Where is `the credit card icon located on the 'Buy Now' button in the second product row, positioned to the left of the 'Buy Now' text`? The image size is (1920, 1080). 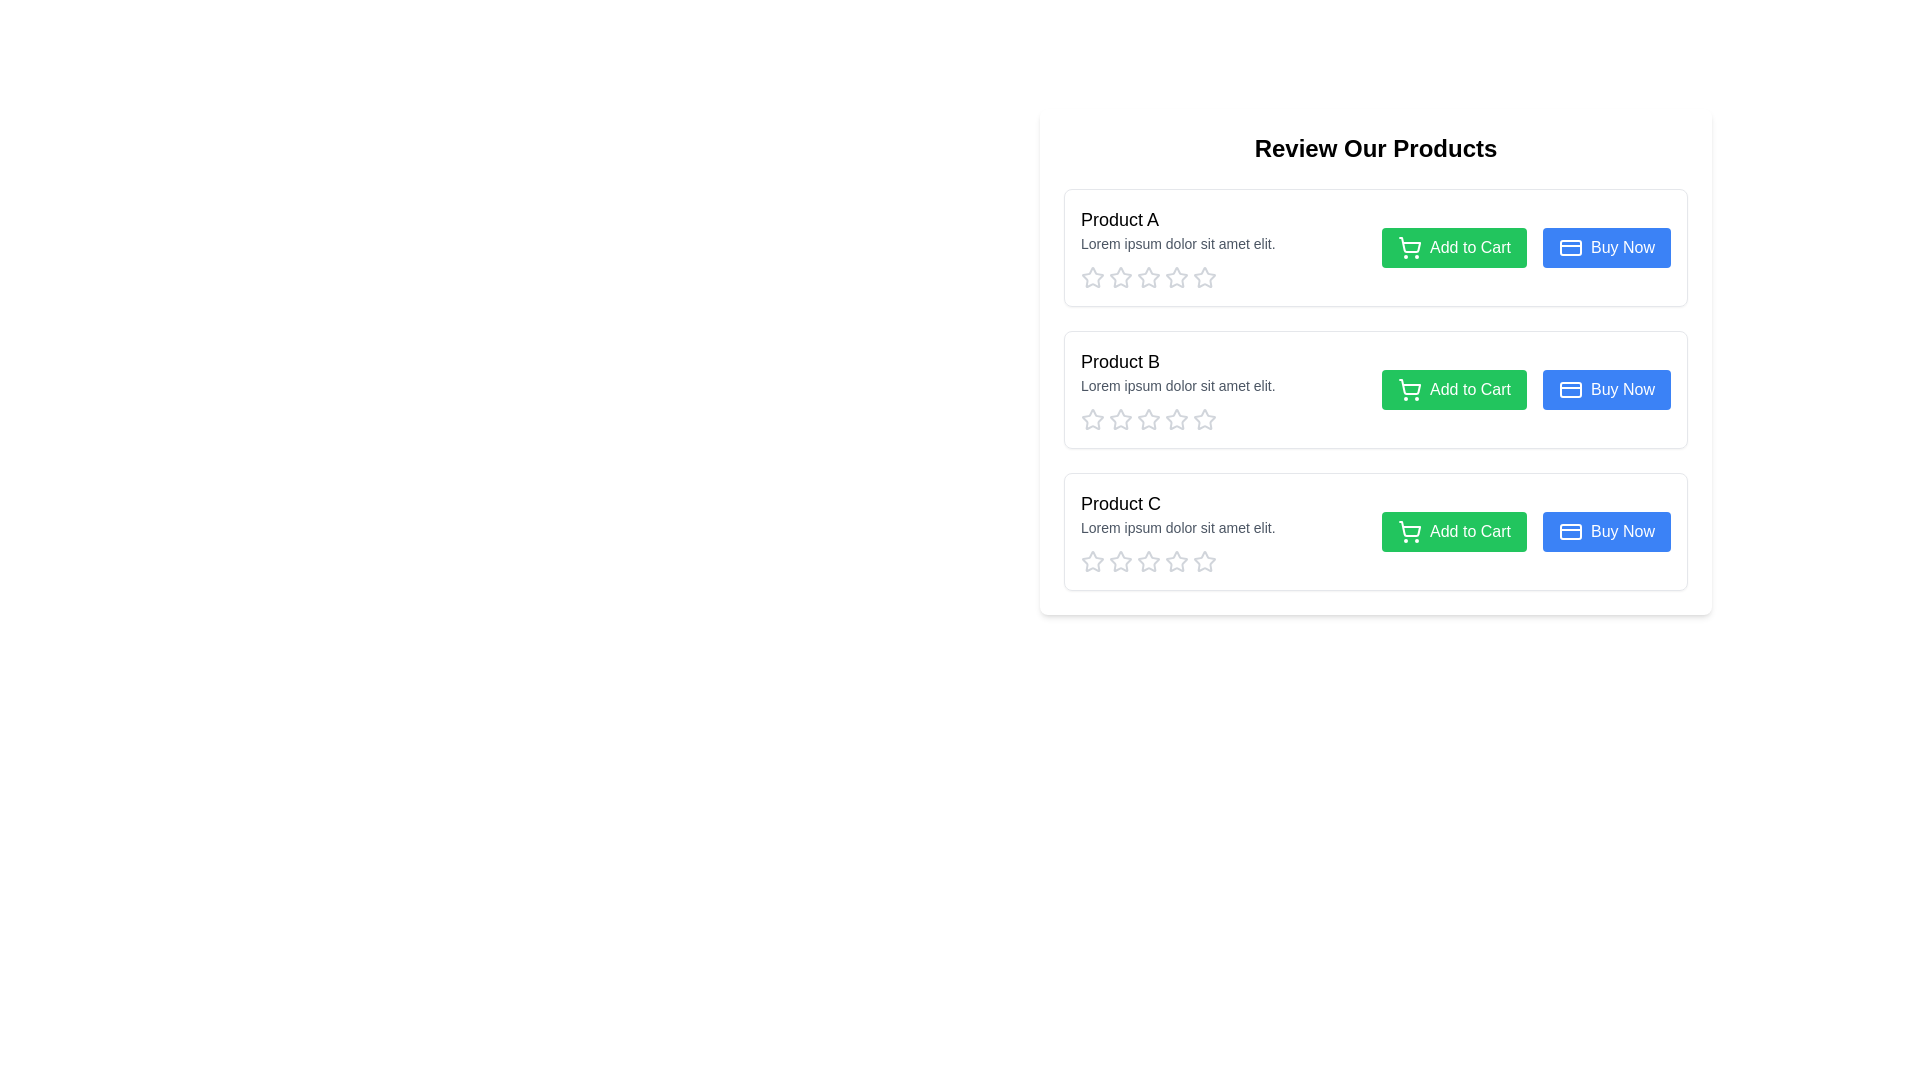
the credit card icon located on the 'Buy Now' button in the second product row, positioned to the left of the 'Buy Now' text is located at coordinates (1569, 389).